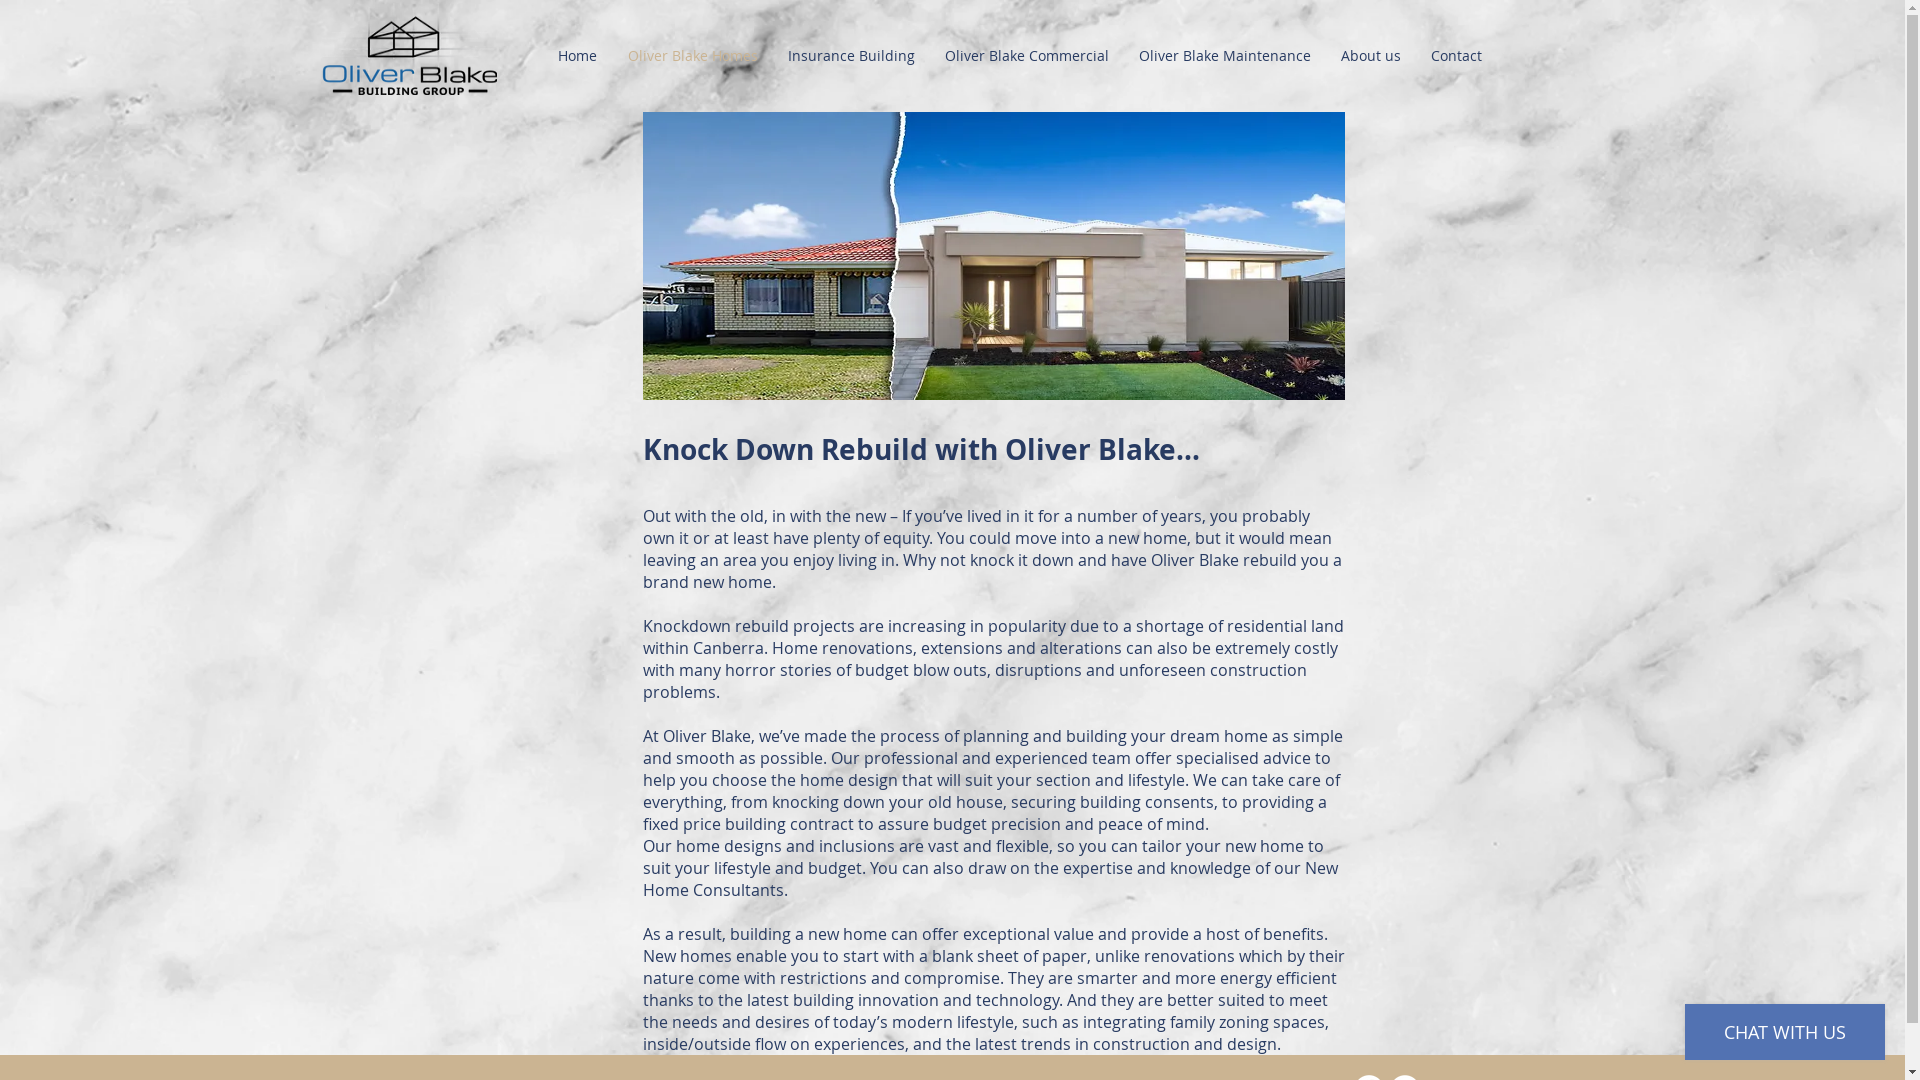  I want to click on 'Oliver Blake Commercial', so click(929, 54).